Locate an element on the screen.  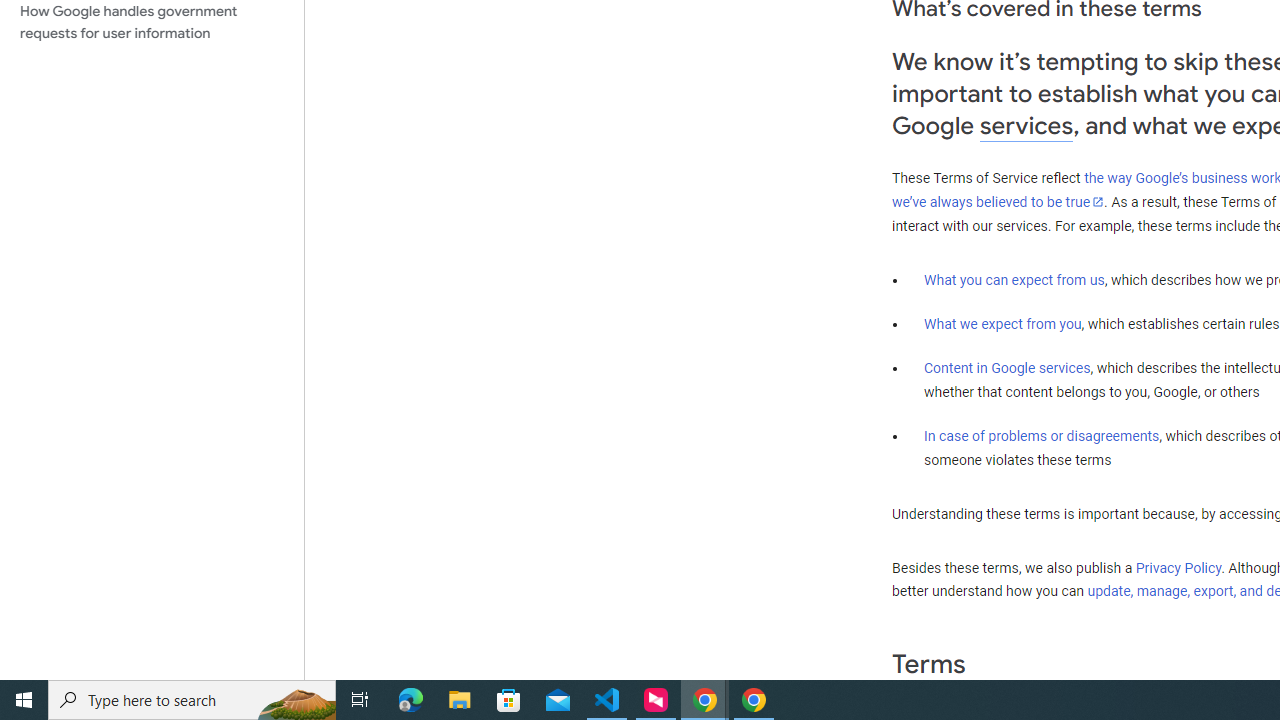
'What you can expect from us' is located at coordinates (1014, 279).